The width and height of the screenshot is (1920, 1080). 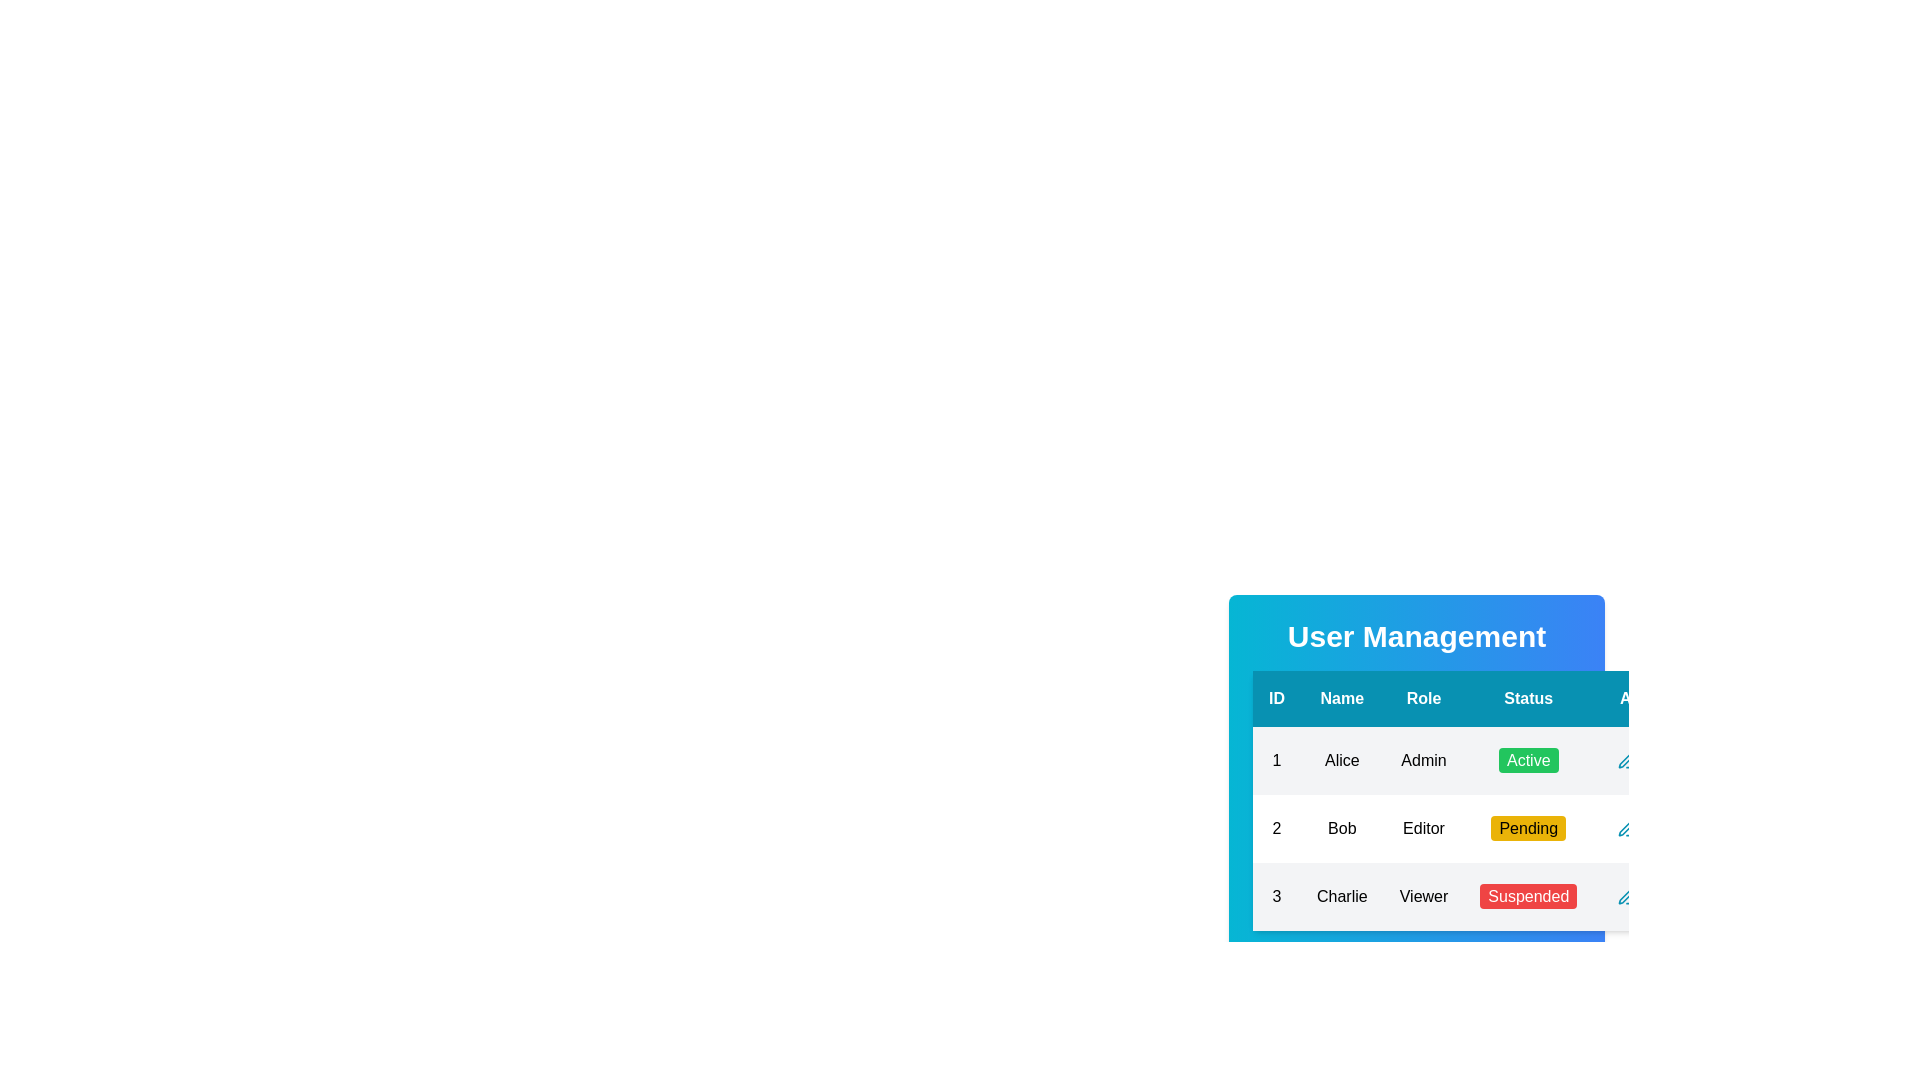 I want to click on the stylized icon button resembling a pen or pencil located in the second row of the user actions table to initiate editing, so click(x=1627, y=829).